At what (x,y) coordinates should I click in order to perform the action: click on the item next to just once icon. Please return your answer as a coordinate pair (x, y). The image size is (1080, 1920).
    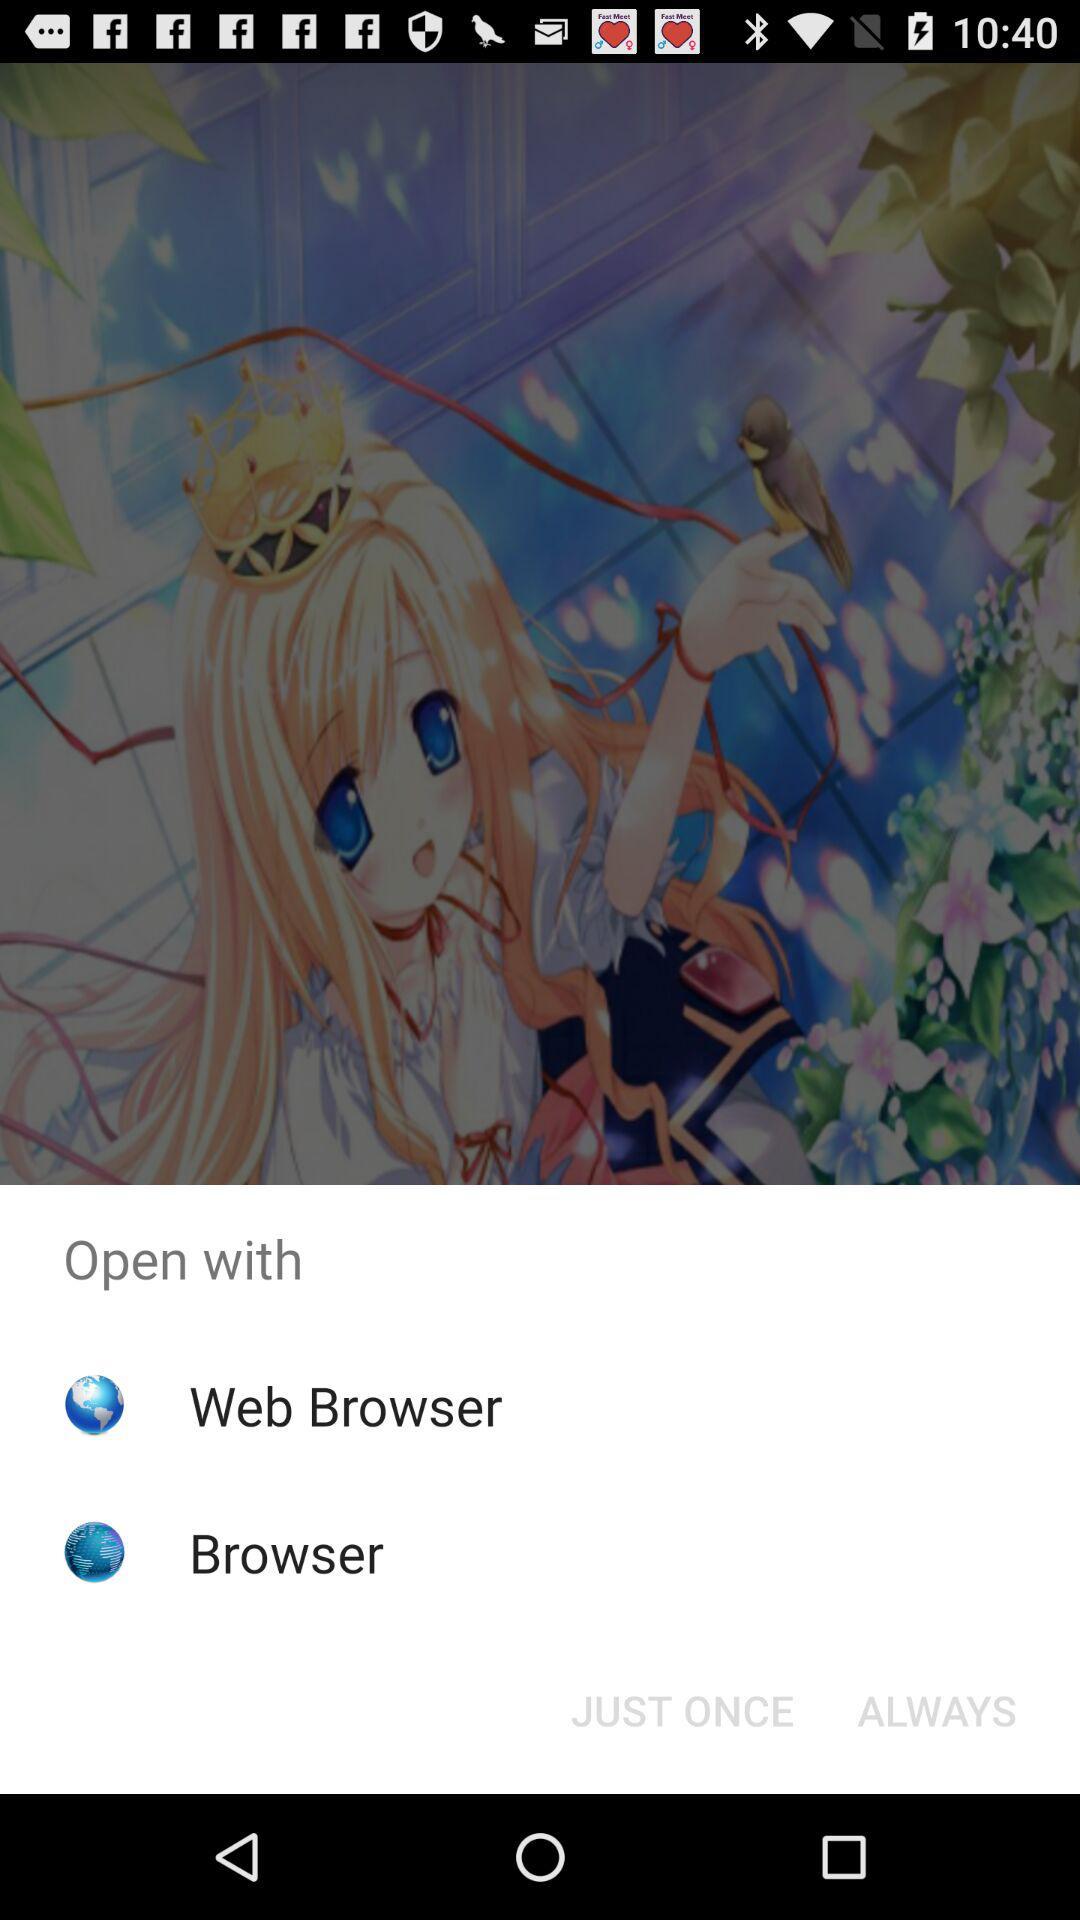
    Looking at the image, I should click on (937, 1708).